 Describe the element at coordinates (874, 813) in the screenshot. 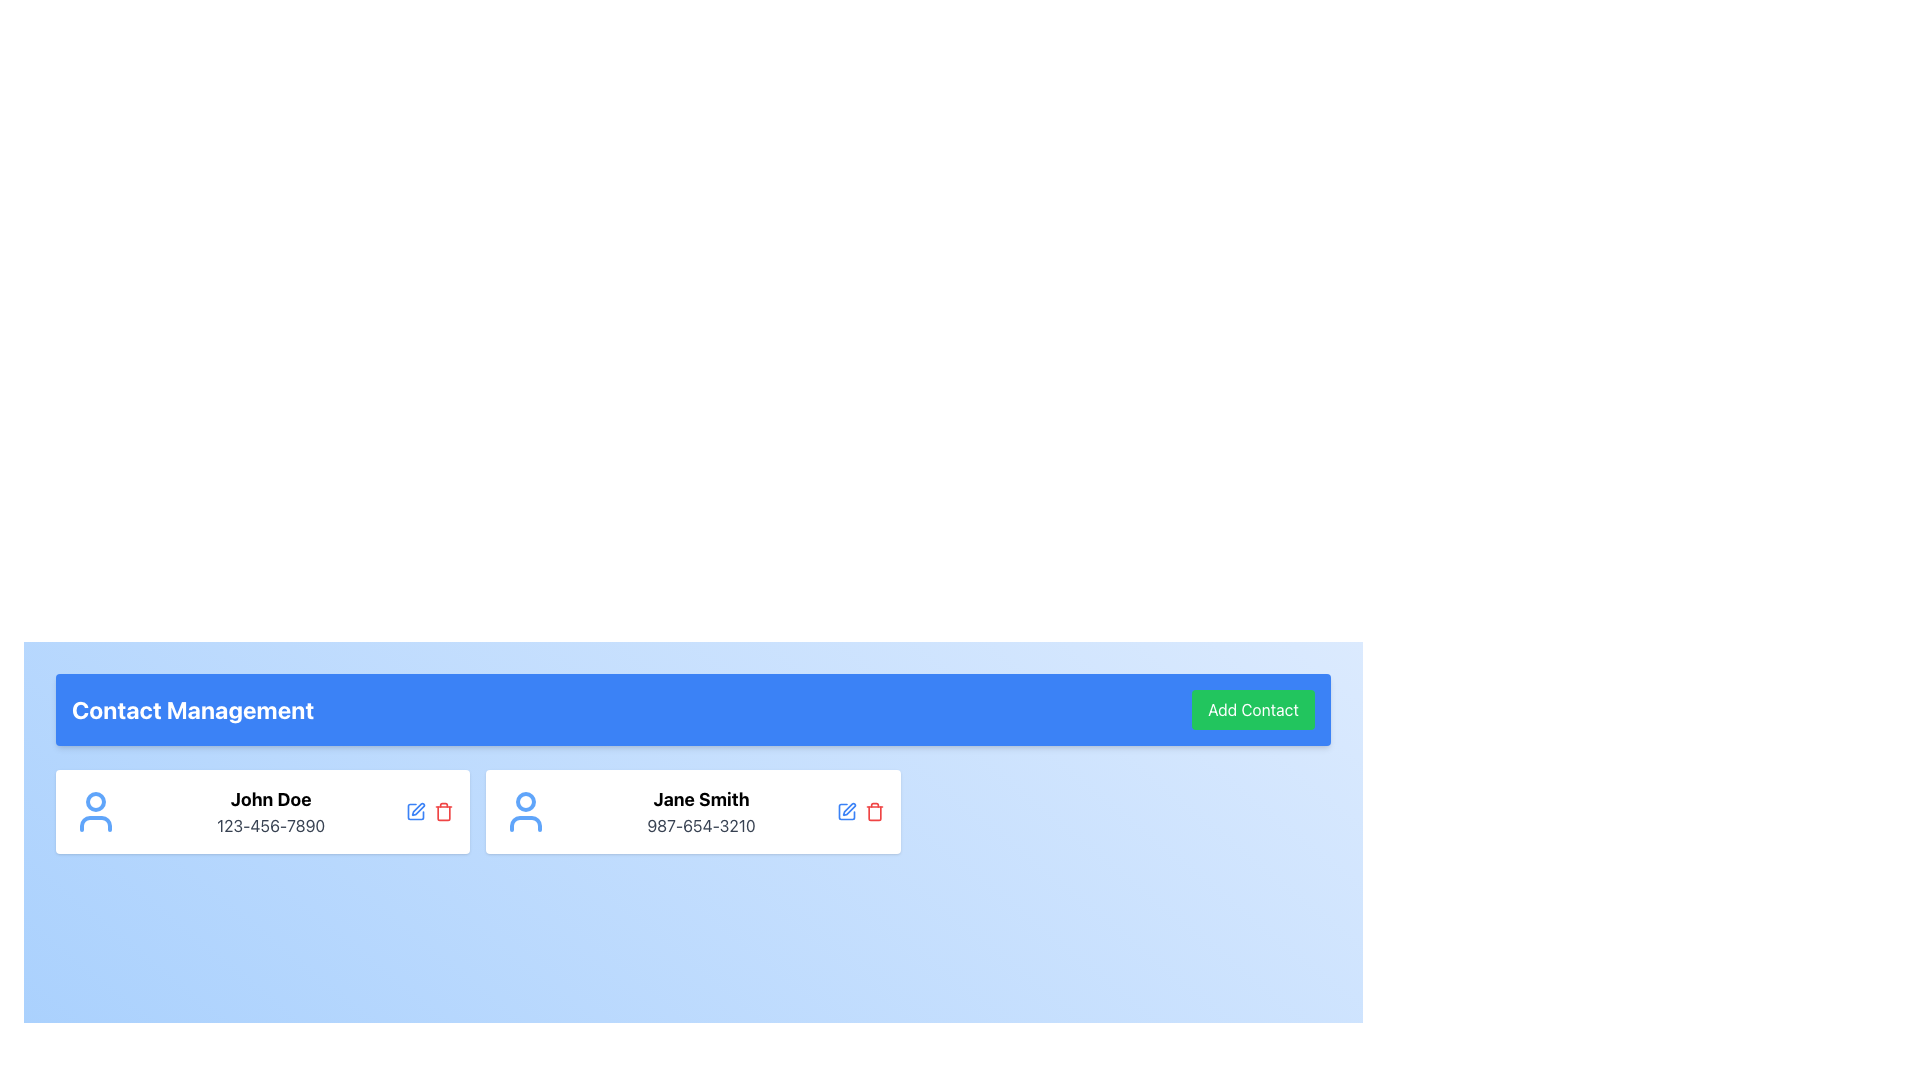

I see `the delete icon located within the button for the contact 'Jane Smith'` at that location.